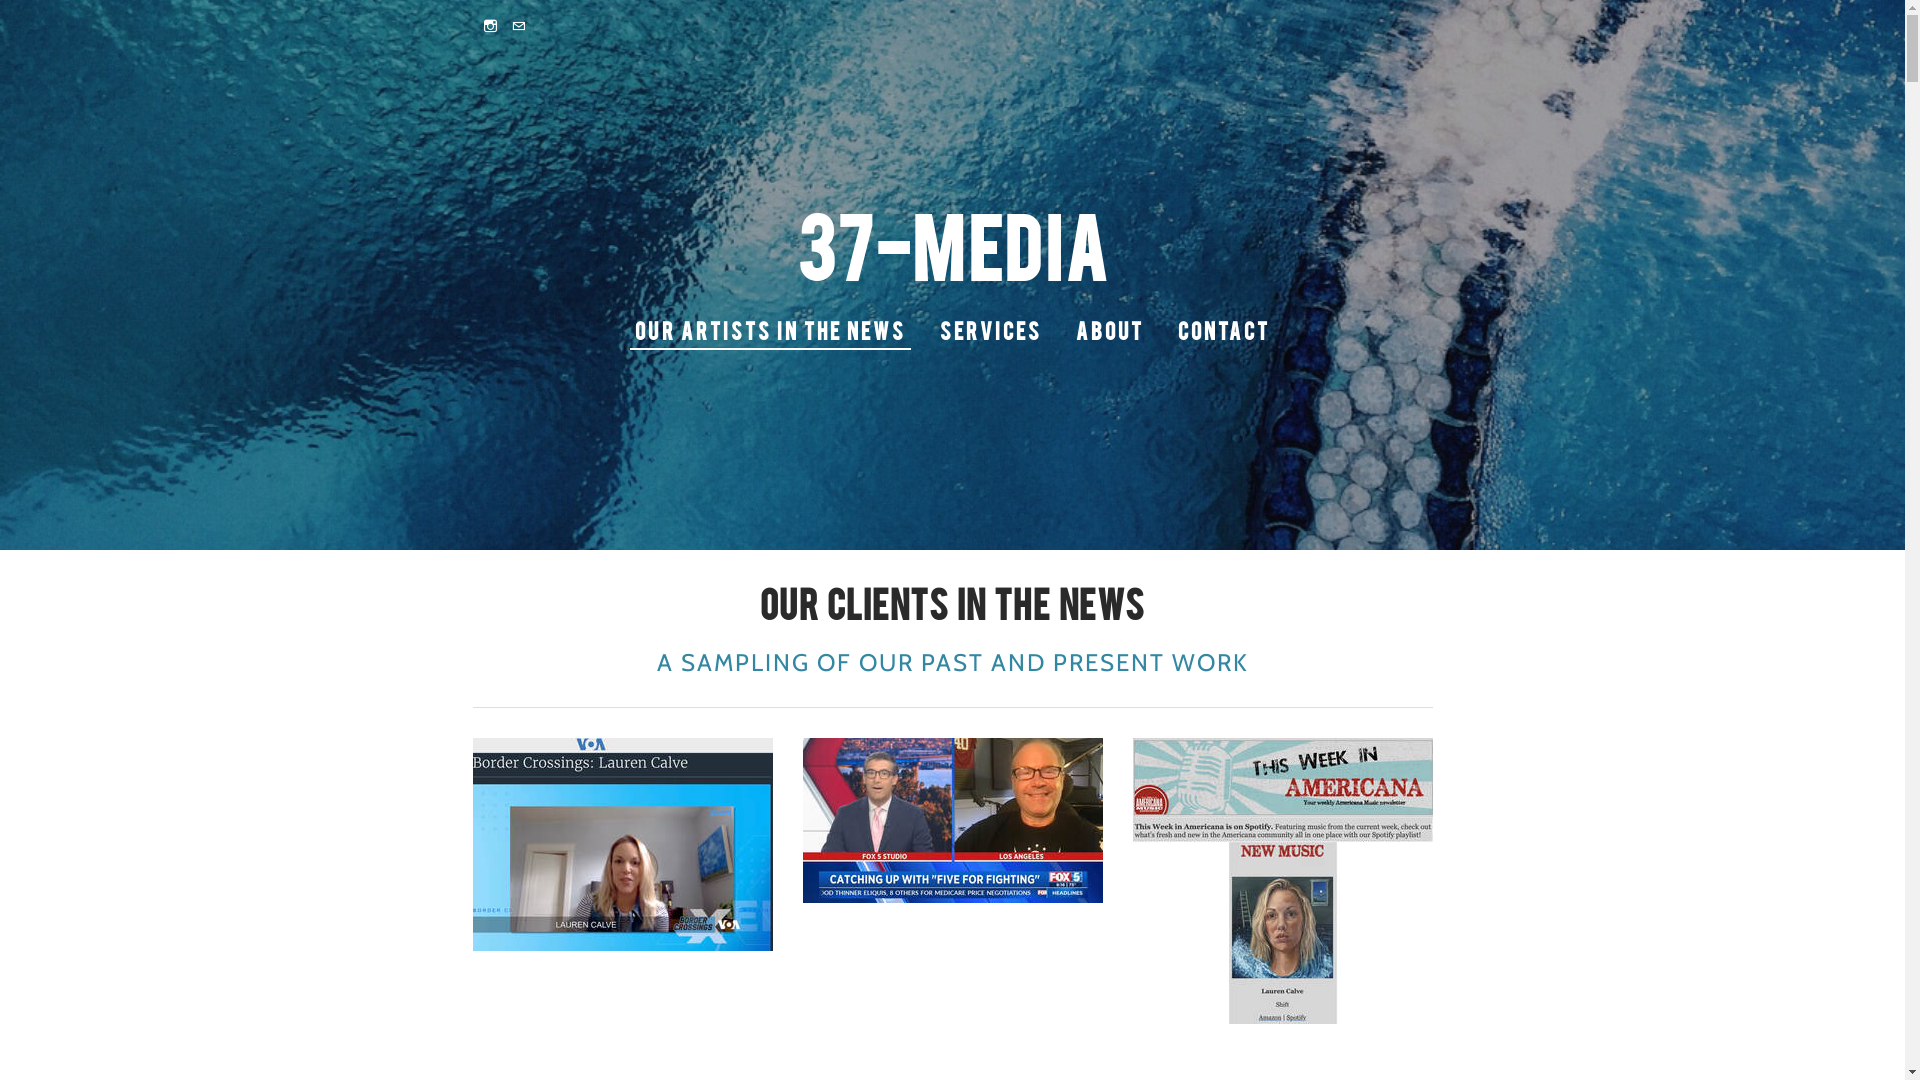 This screenshot has height=1080, width=1920. I want to click on 'OUR ARTISTS IN THE NEWS', so click(769, 330).